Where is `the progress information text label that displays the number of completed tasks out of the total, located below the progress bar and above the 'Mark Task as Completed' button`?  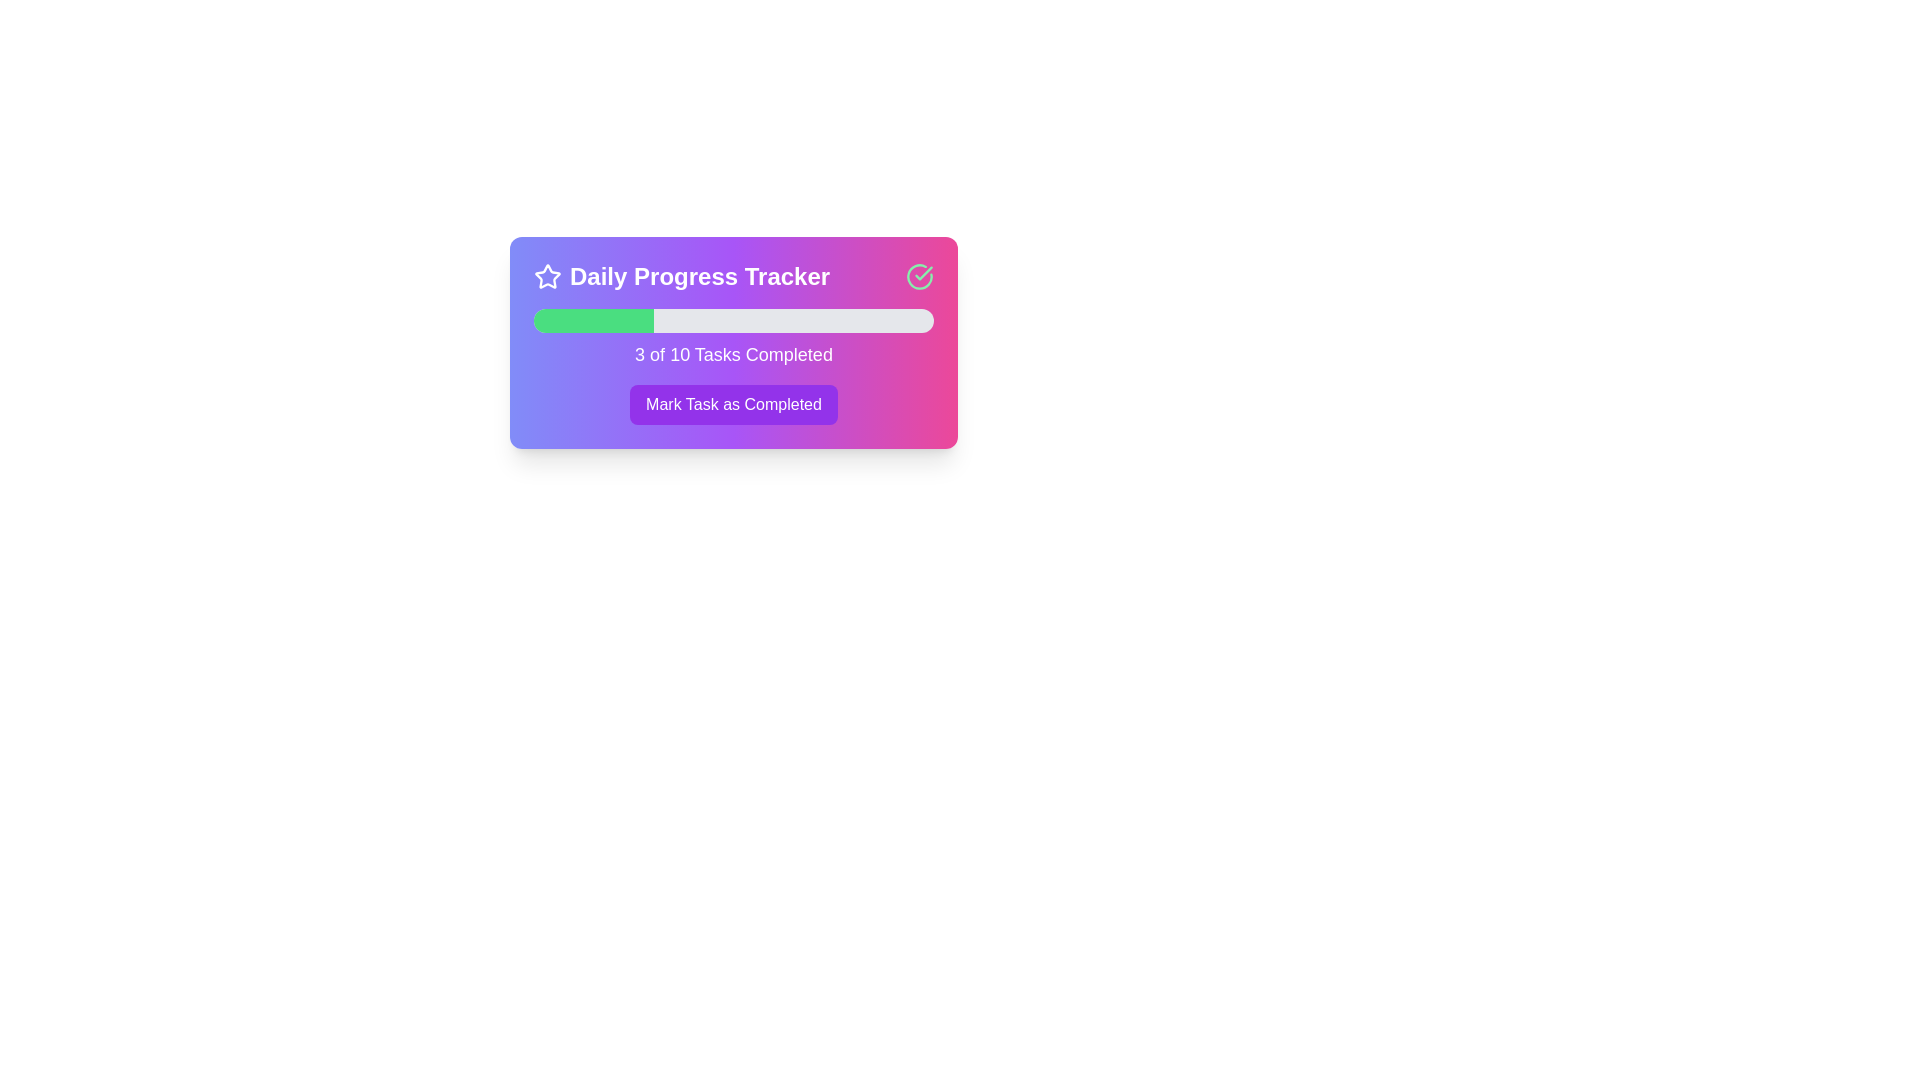
the progress information text label that displays the number of completed tasks out of the total, located below the progress bar and above the 'Mark Task as Completed' button is located at coordinates (733, 353).